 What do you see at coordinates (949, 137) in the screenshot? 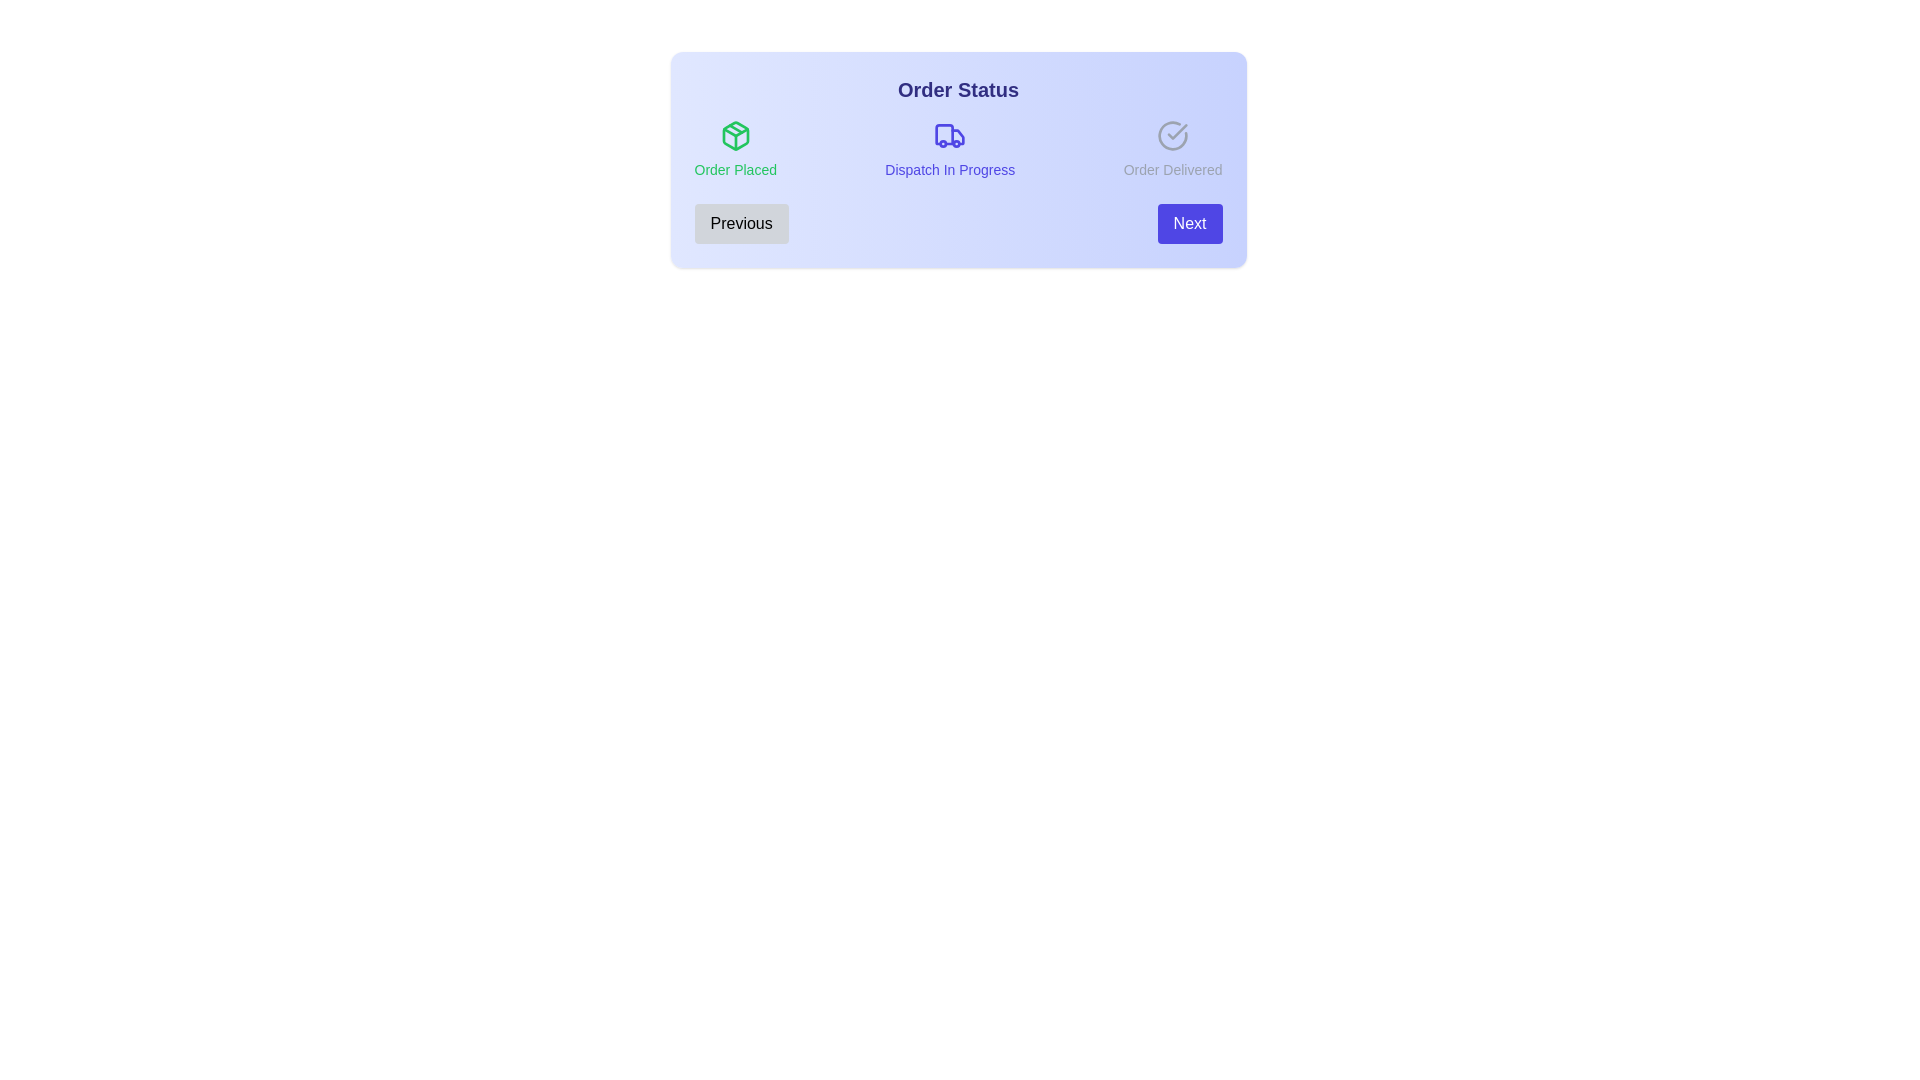
I see `the state of the Progress Indicator located below the truck icon and above the text 'Dispatch In Progress'` at bounding box center [949, 137].